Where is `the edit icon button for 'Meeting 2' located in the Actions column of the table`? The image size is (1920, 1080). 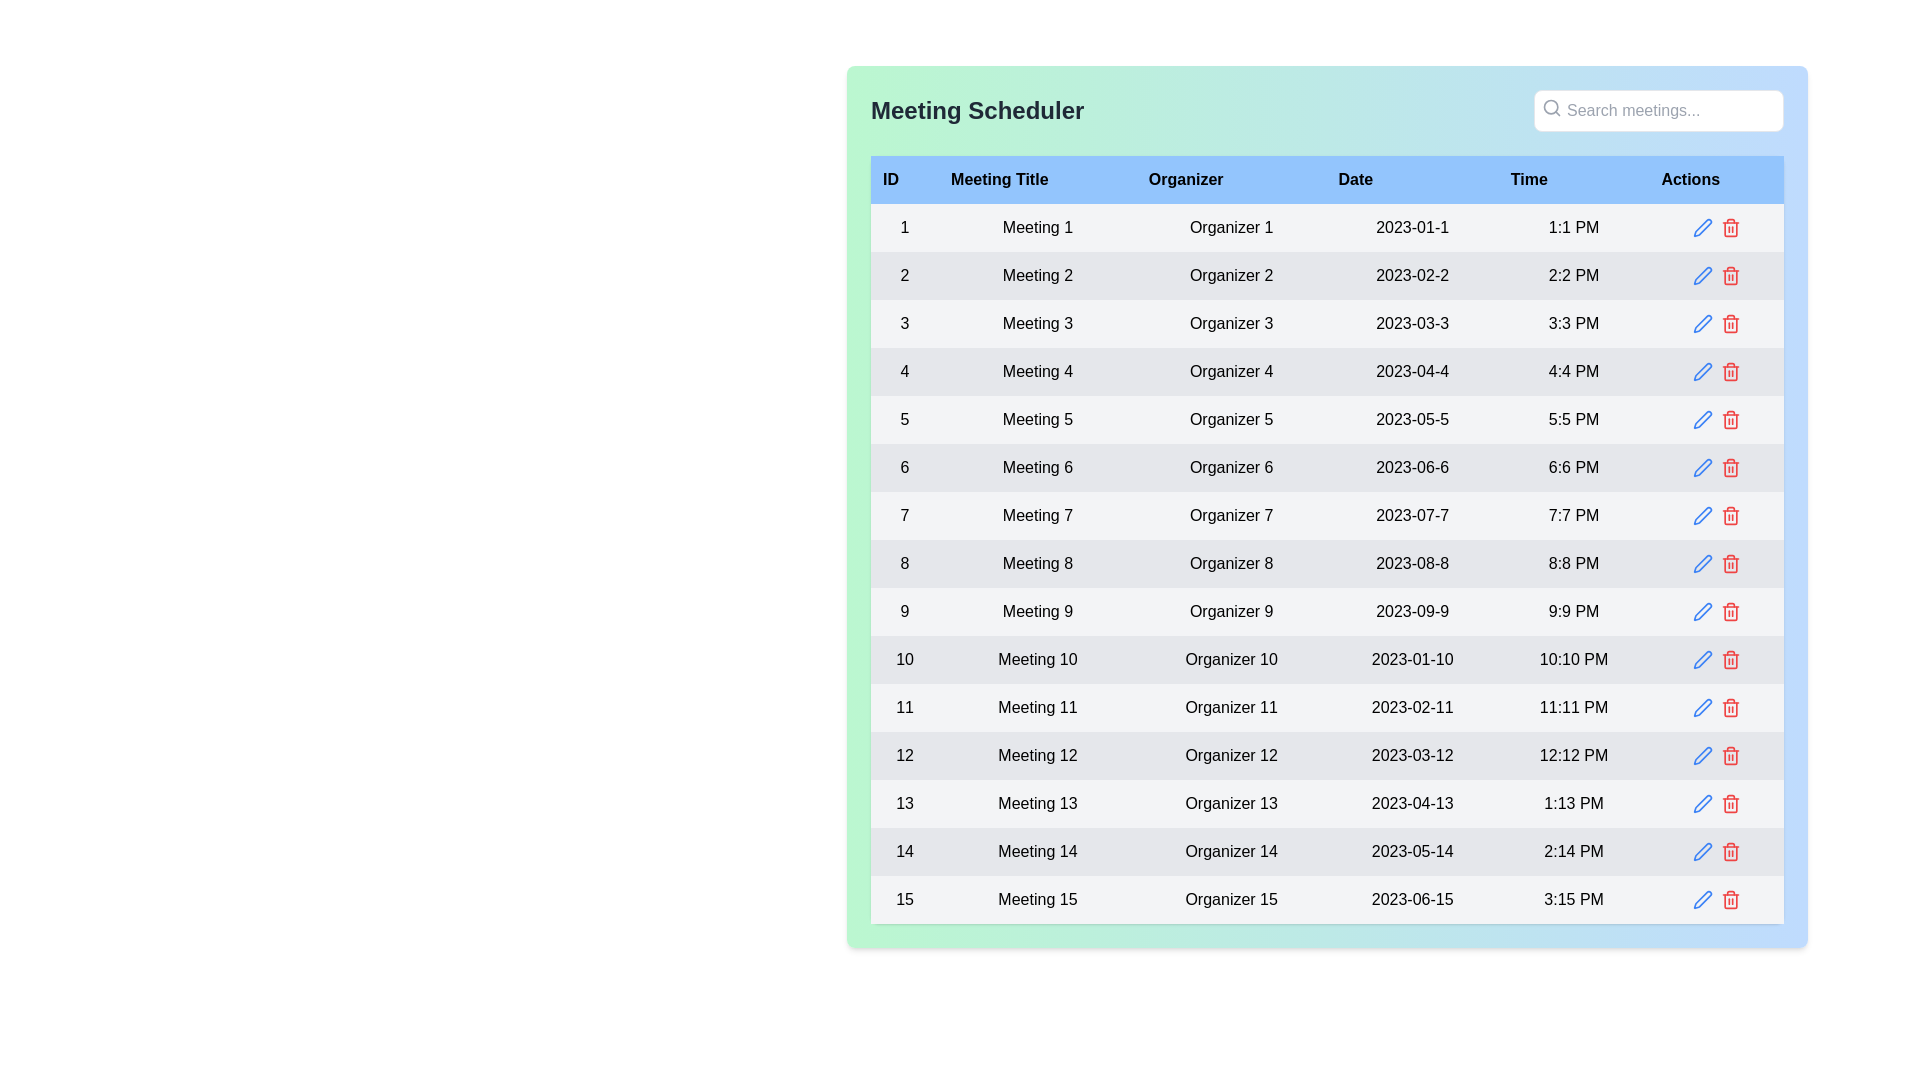 the edit icon button for 'Meeting 2' located in the Actions column of the table is located at coordinates (1701, 276).